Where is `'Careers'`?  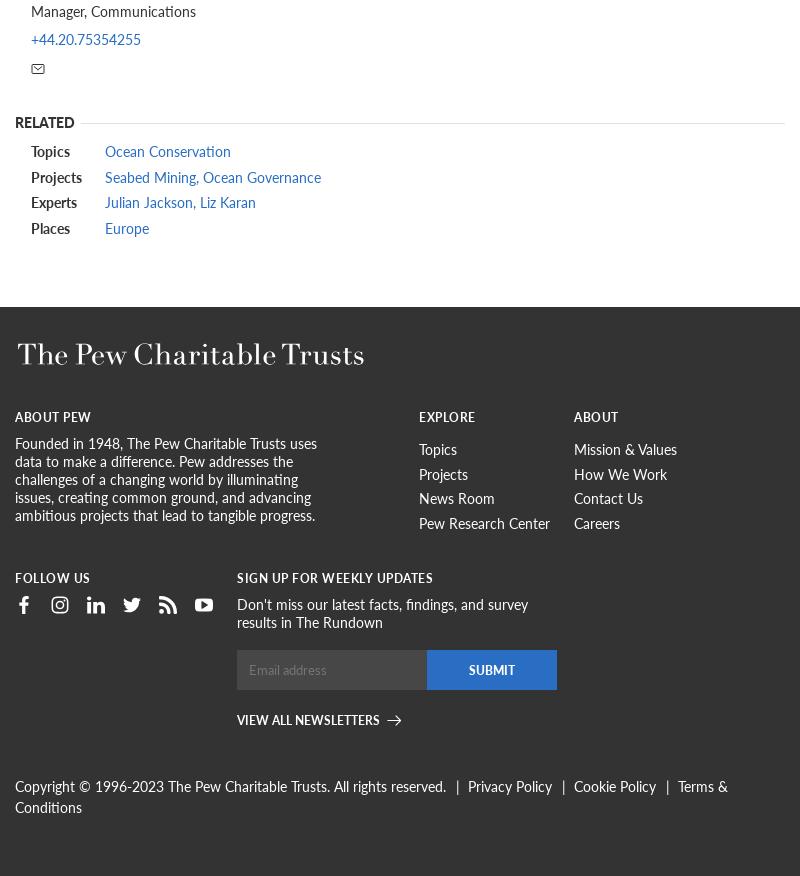
'Careers' is located at coordinates (596, 522).